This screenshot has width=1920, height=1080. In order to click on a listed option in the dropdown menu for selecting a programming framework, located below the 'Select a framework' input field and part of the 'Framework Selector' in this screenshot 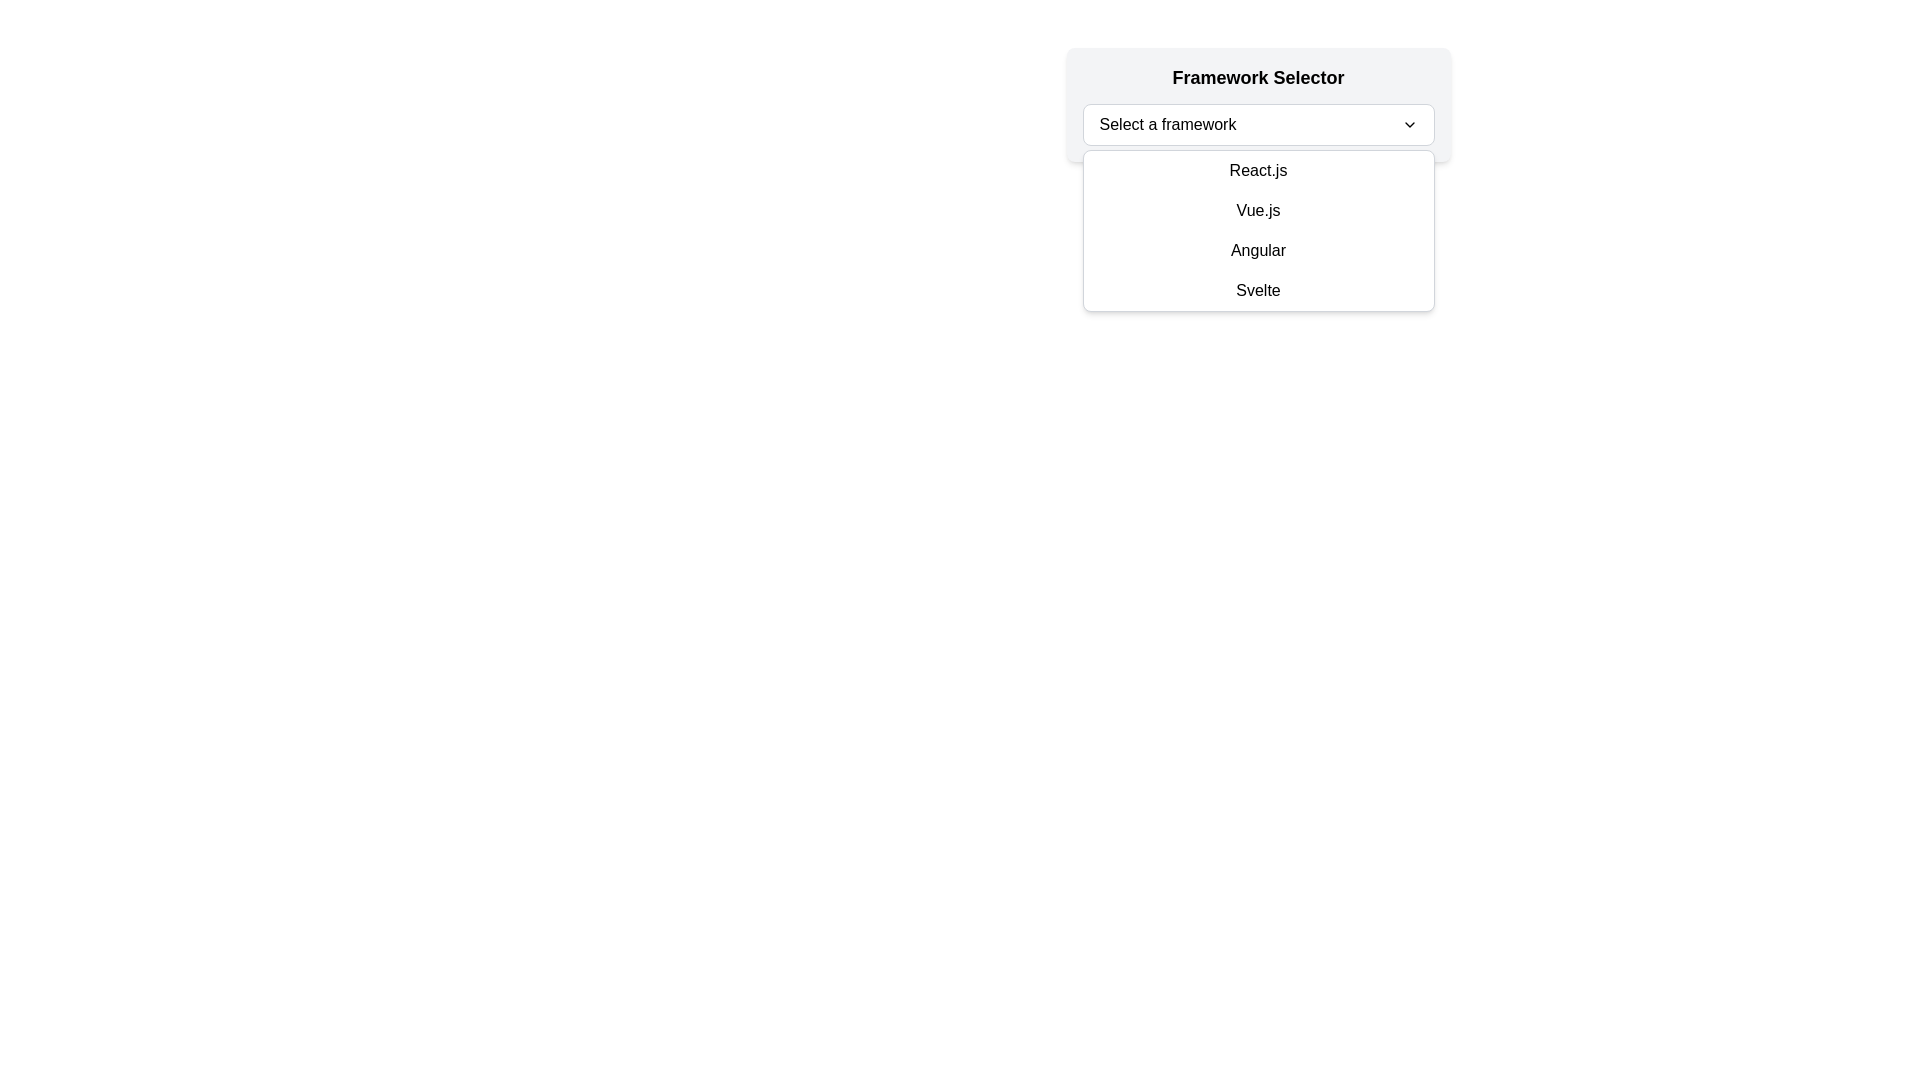, I will do `click(1257, 230)`.